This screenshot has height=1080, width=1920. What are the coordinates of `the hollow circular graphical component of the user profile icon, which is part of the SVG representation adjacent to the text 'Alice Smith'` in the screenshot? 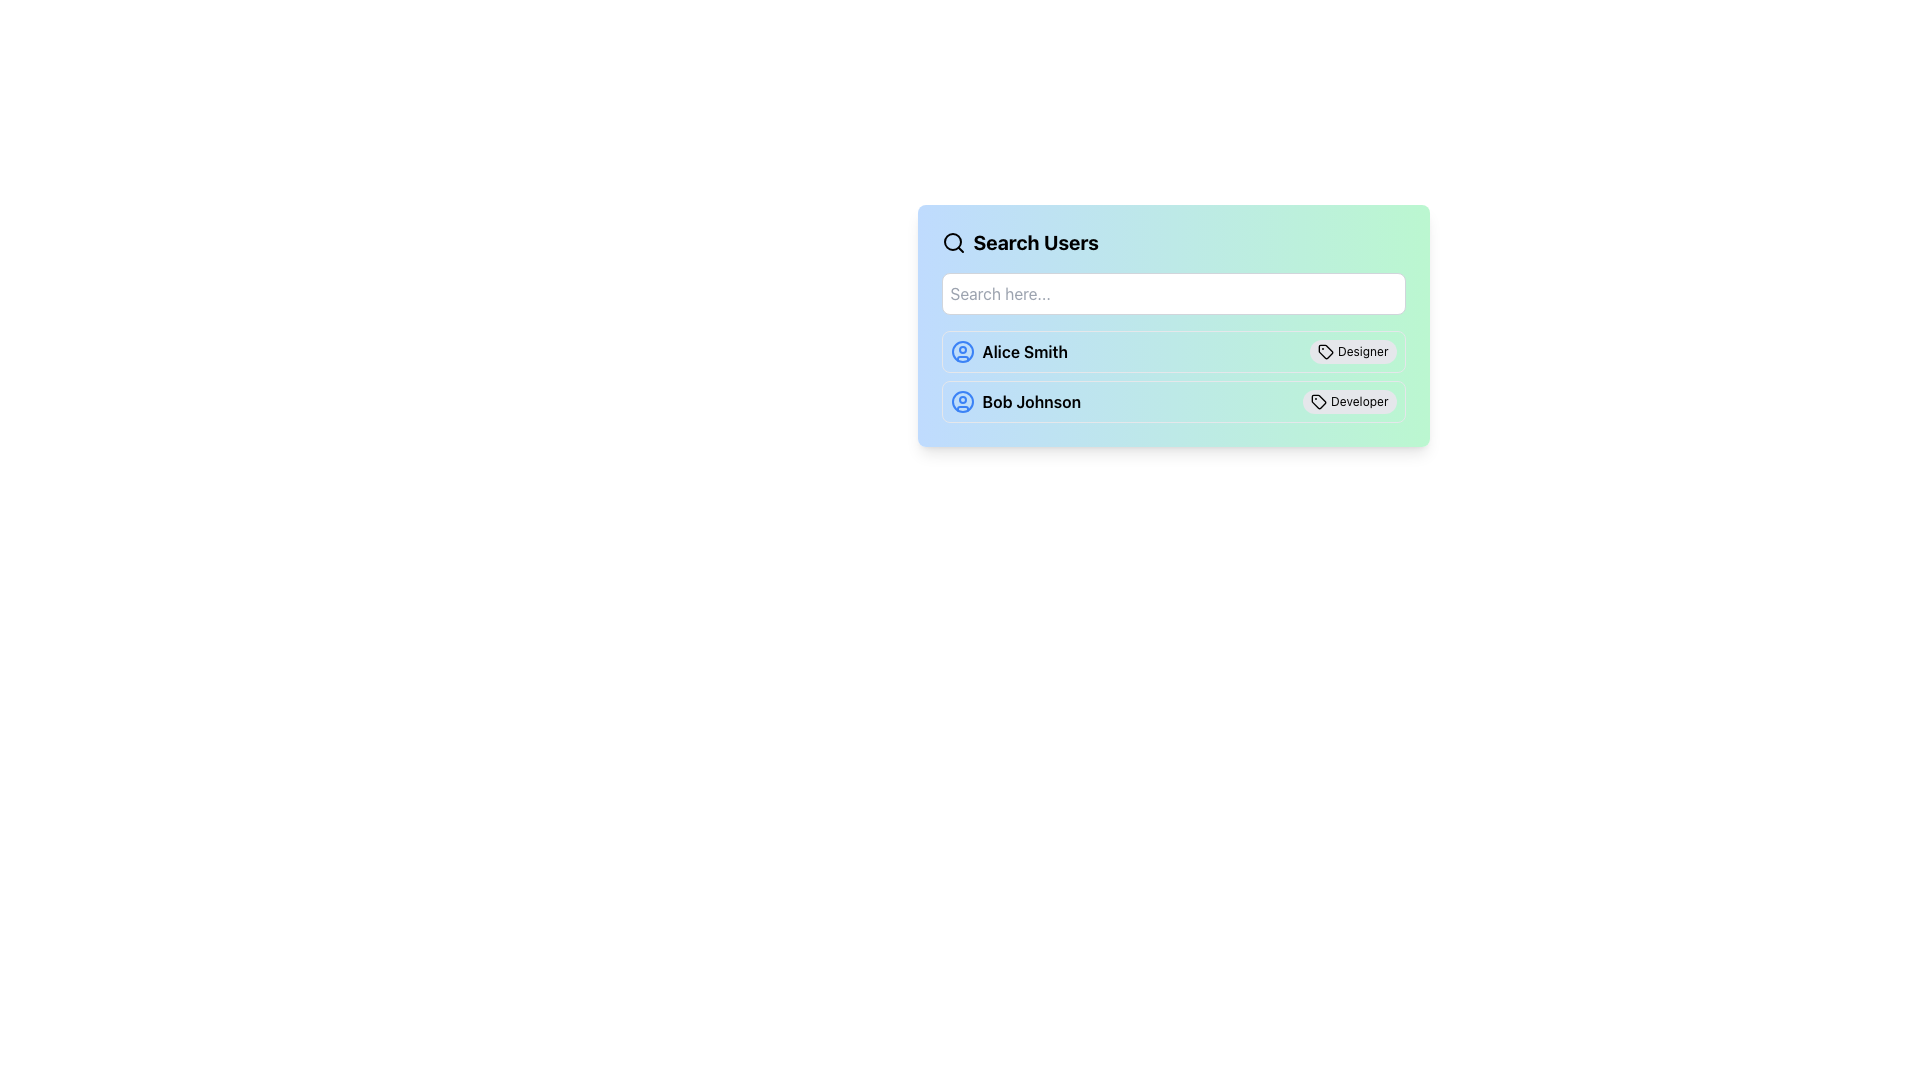 It's located at (962, 350).